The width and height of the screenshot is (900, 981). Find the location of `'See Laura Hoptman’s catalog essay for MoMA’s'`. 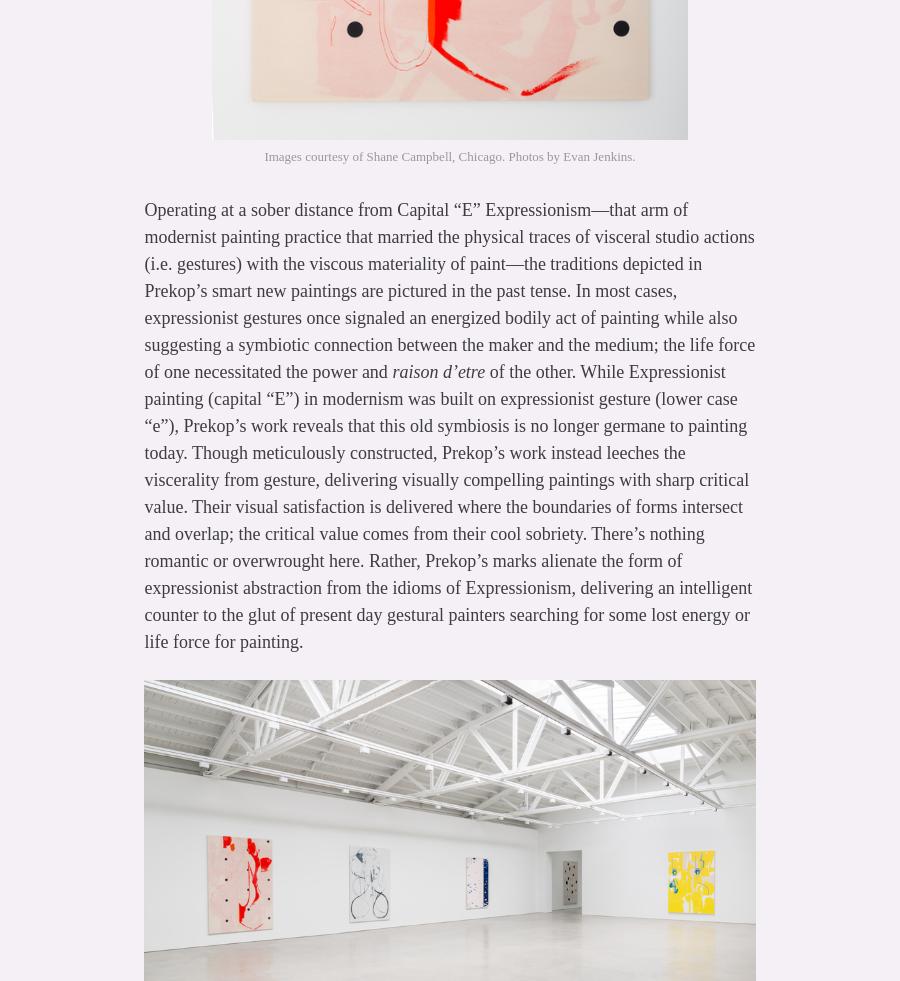

'See Laura Hoptman’s catalog essay for MoMA’s' is located at coordinates (293, 719).